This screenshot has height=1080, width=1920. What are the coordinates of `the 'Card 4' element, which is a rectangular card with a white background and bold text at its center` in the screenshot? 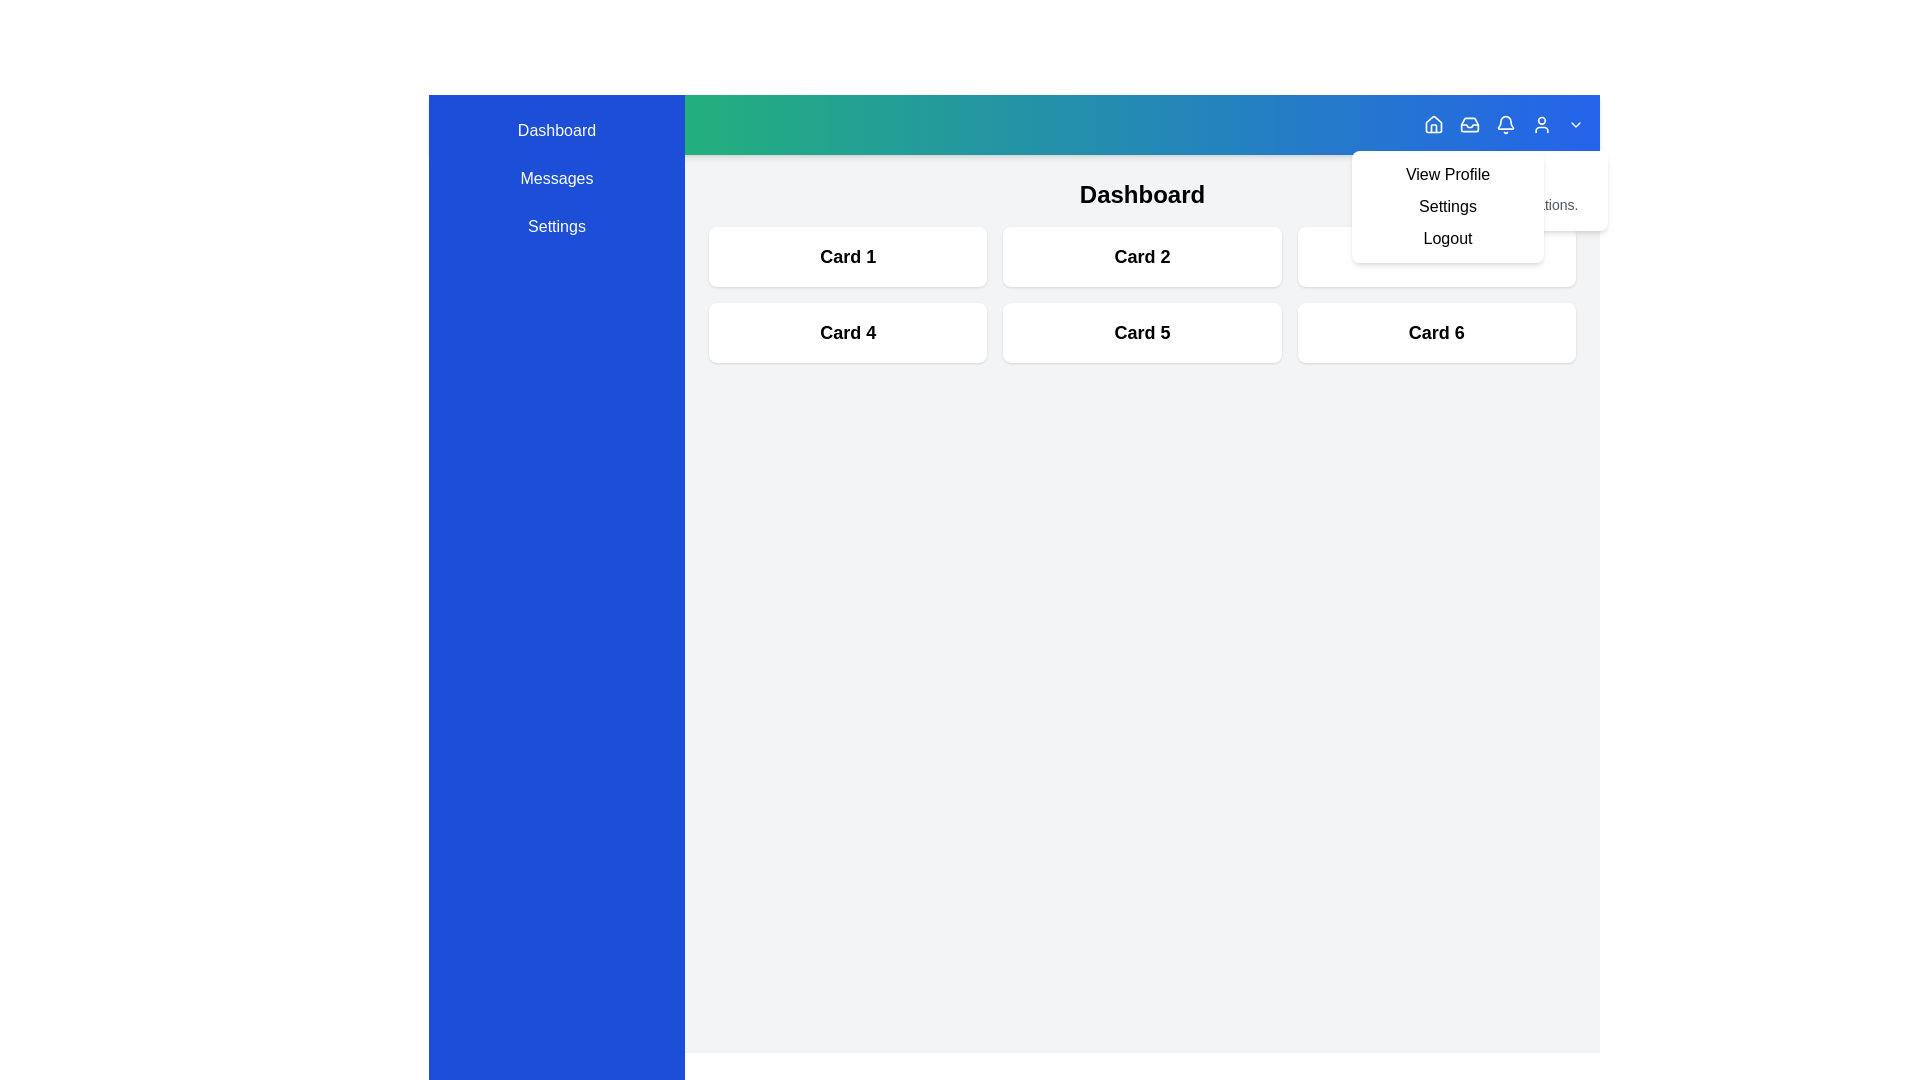 It's located at (848, 331).